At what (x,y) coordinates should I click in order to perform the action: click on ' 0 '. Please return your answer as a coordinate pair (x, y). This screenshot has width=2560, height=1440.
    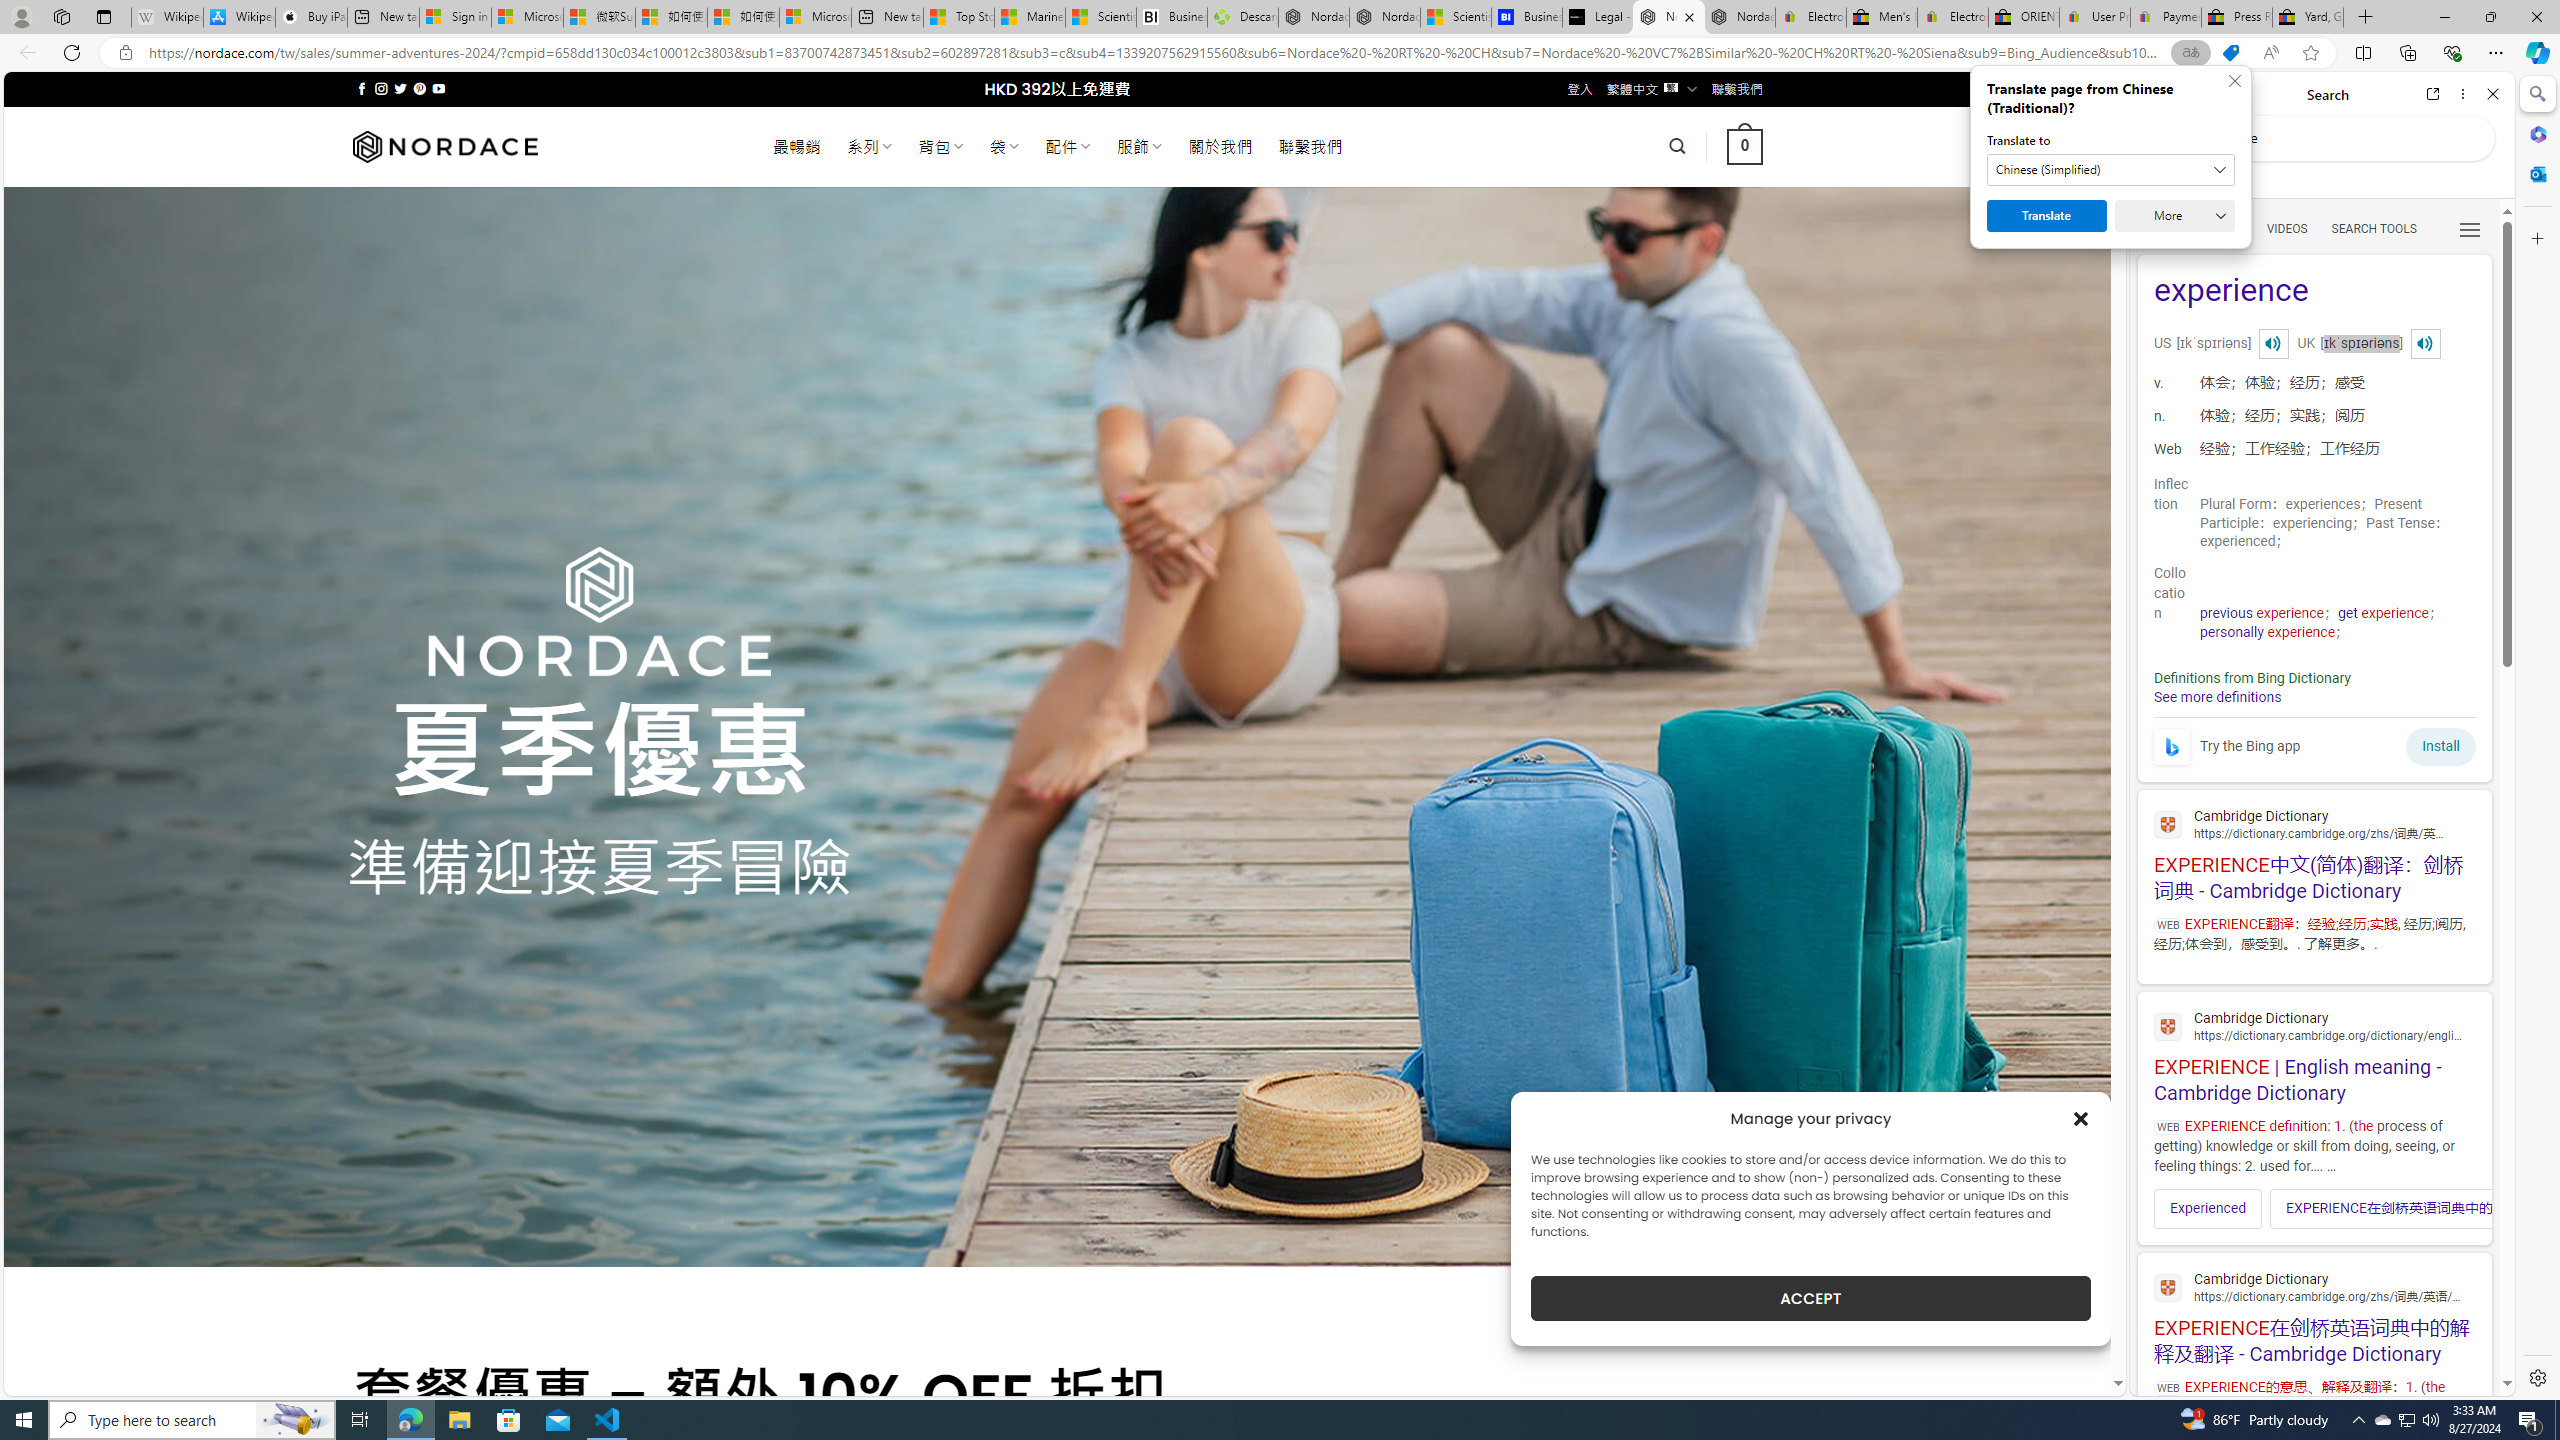
    Looking at the image, I should click on (1744, 145).